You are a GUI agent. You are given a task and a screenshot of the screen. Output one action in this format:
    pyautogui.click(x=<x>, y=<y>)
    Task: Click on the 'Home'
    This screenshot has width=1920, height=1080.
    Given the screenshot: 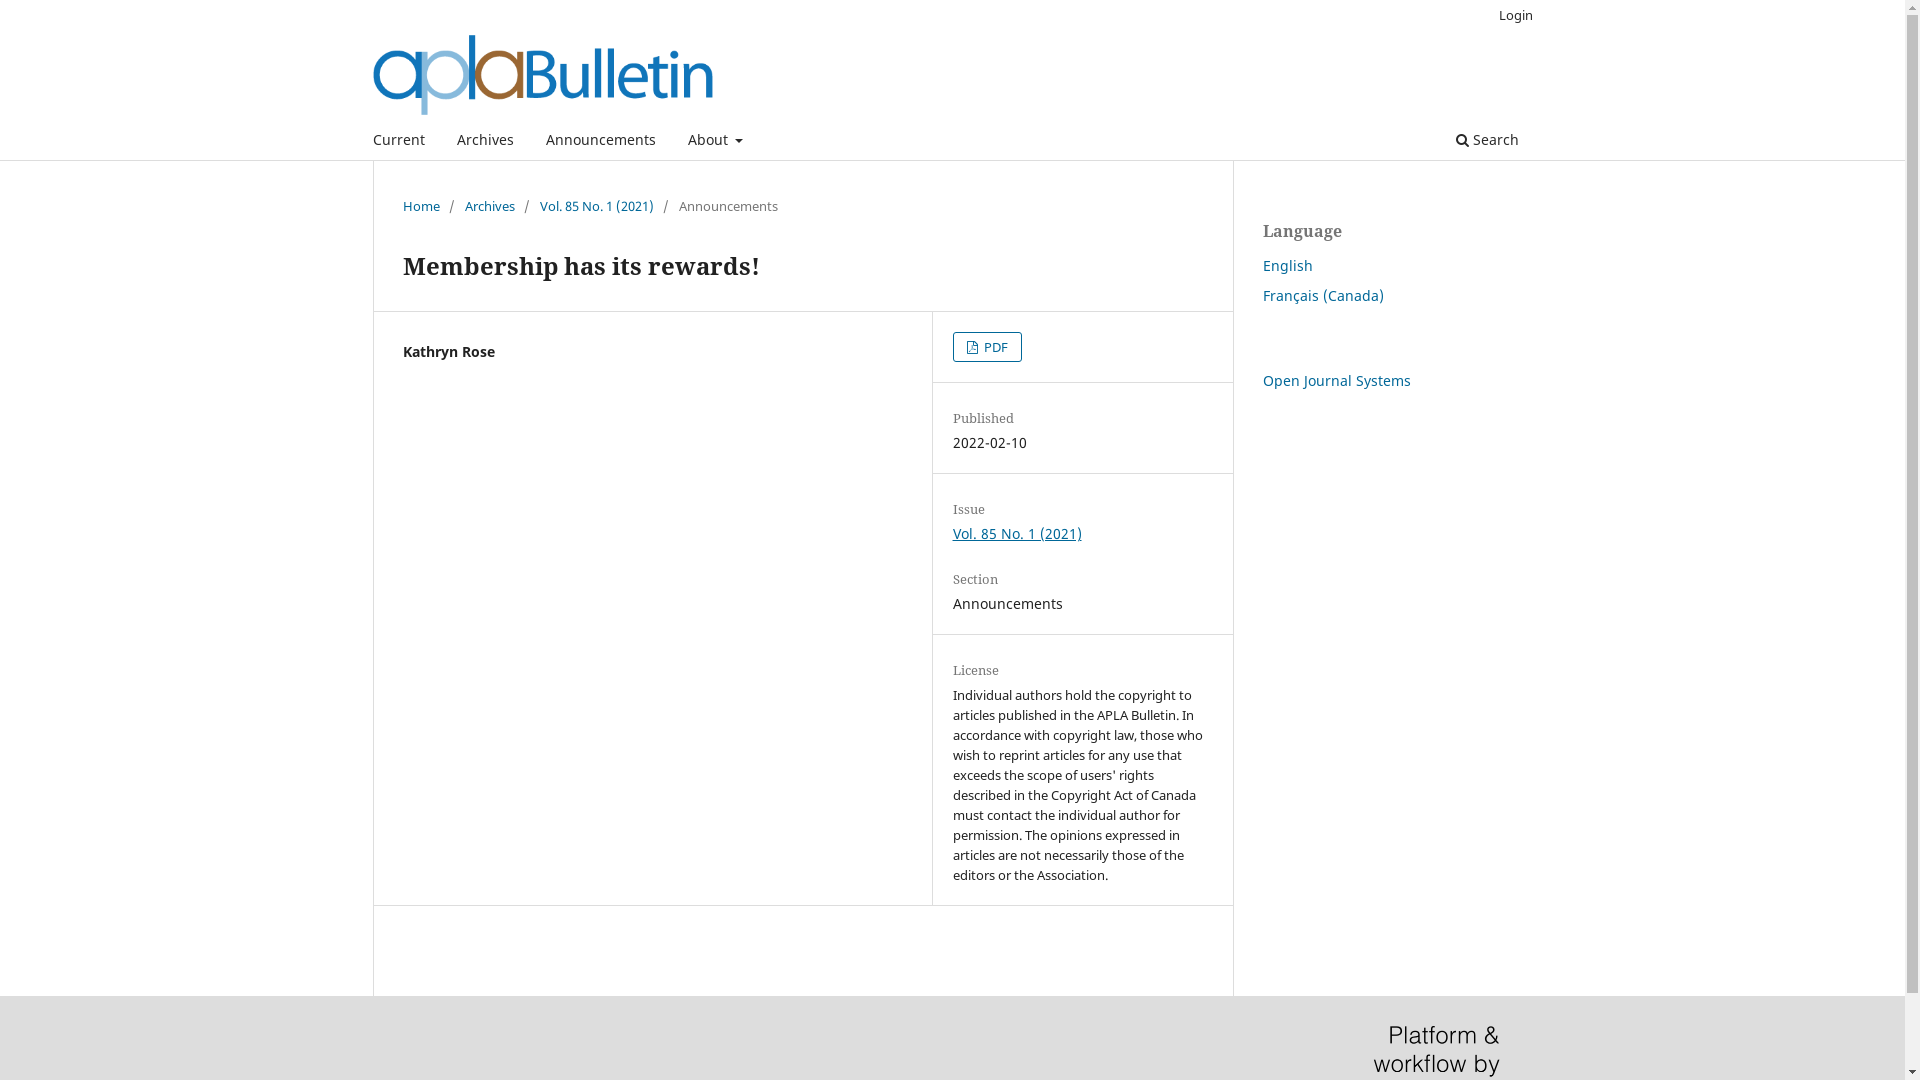 What is the action you would take?
    pyautogui.click(x=419, y=205)
    